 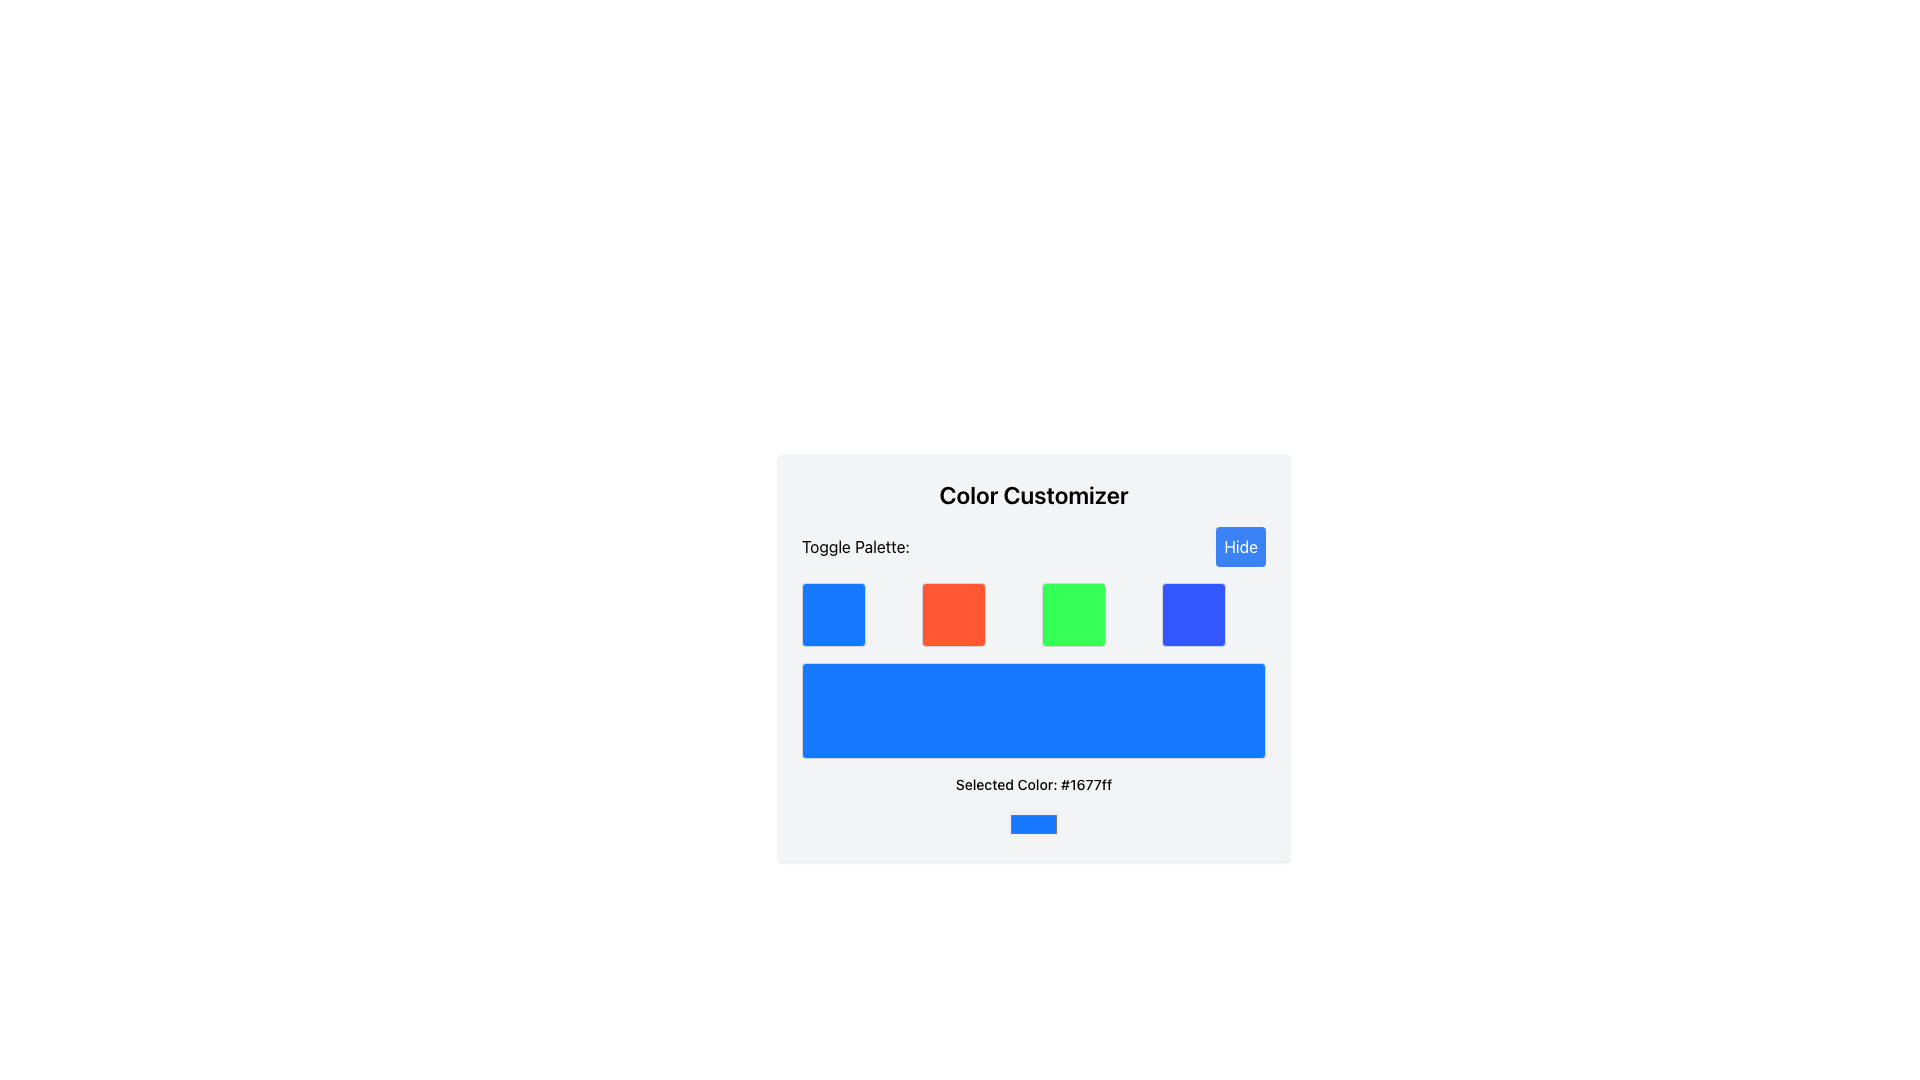 What do you see at coordinates (855, 547) in the screenshot?
I see `the text label 'Toggle Palette:' which describes the adjacent 'Hide' button, located near the top of the interface` at bounding box center [855, 547].